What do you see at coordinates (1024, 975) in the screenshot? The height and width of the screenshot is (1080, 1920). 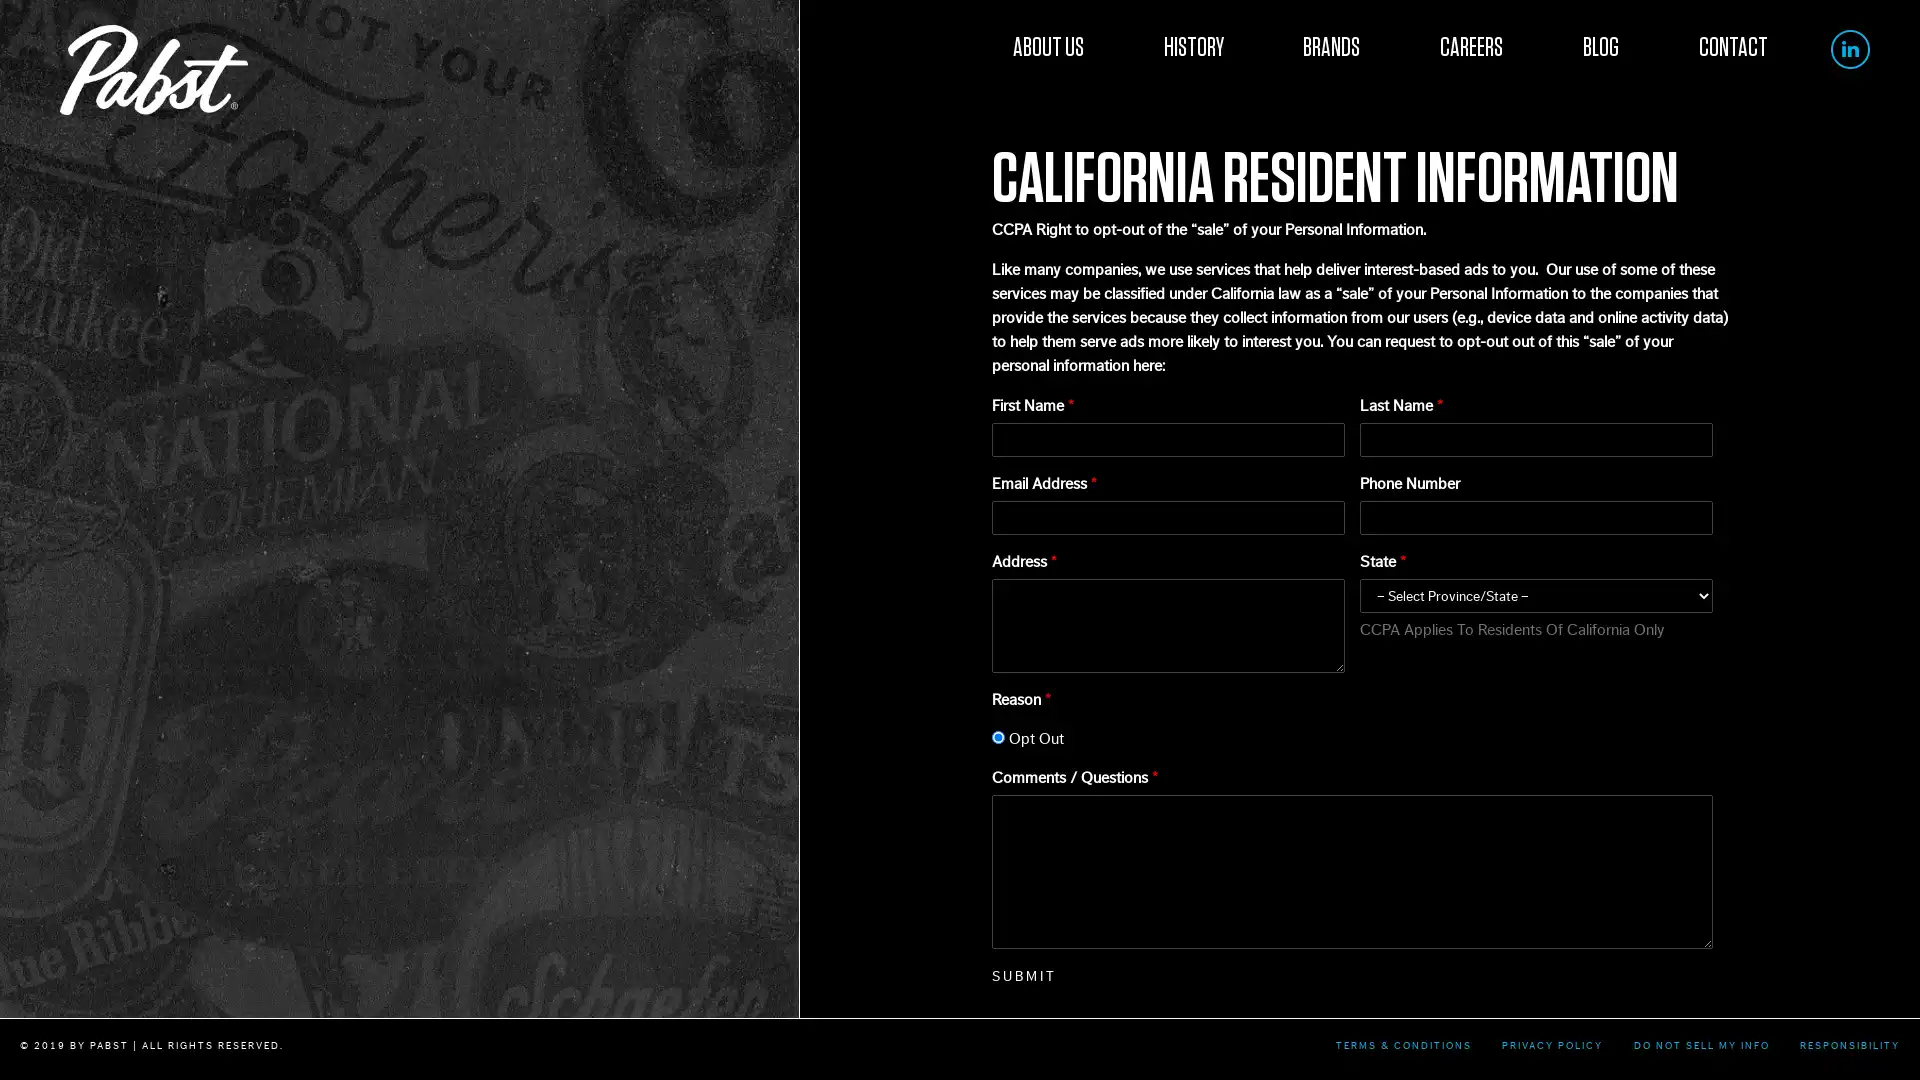 I see `SUBMIT` at bounding box center [1024, 975].